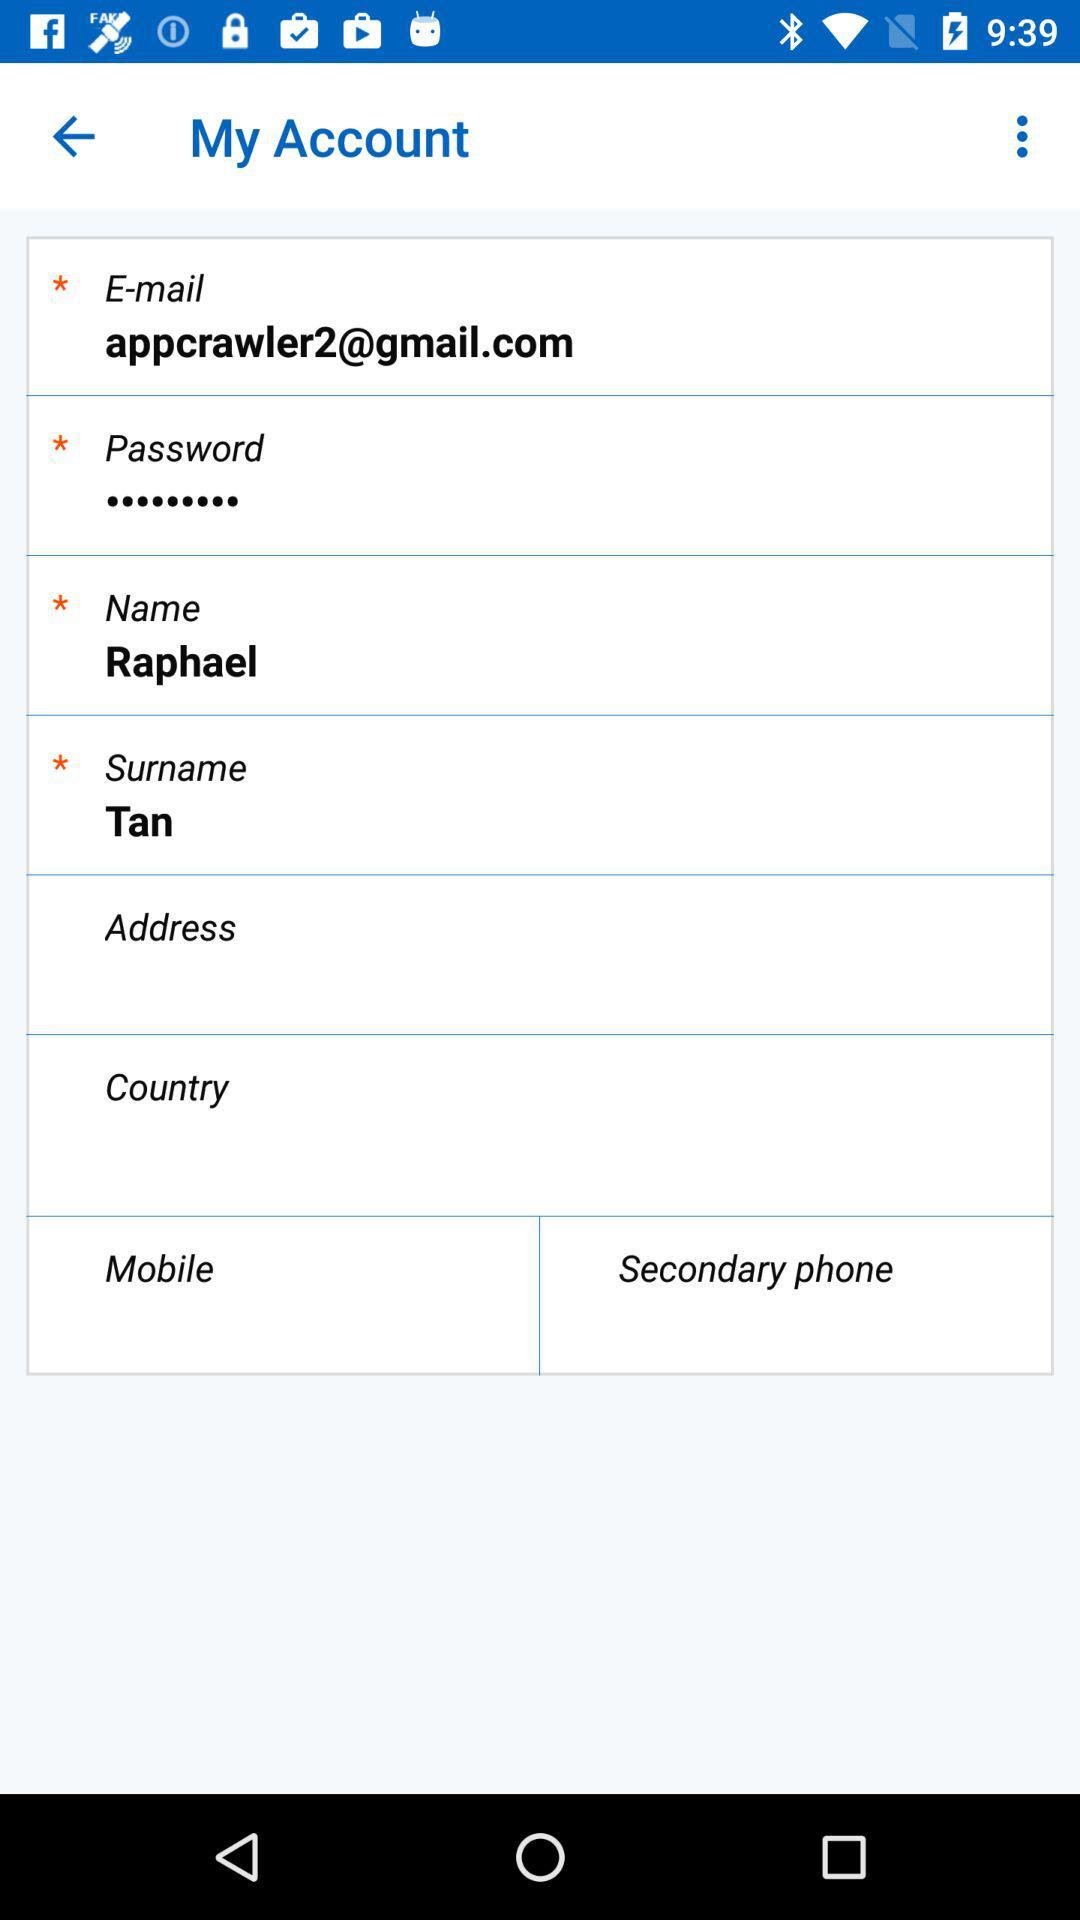  Describe the element at coordinates (1027, 135) in the screenshot. I see `item at the top right corner` at that location.